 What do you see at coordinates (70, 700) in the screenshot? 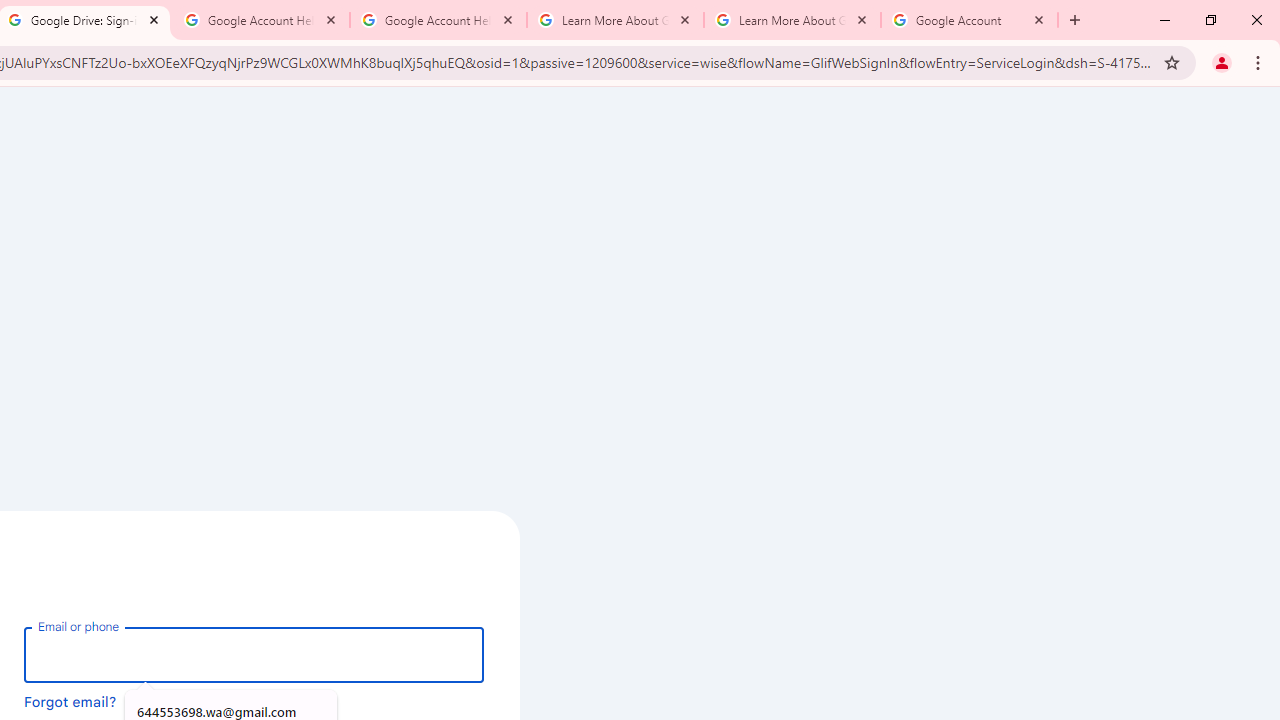
I see `'Forgot email?'` at bounding box center [70, 700].